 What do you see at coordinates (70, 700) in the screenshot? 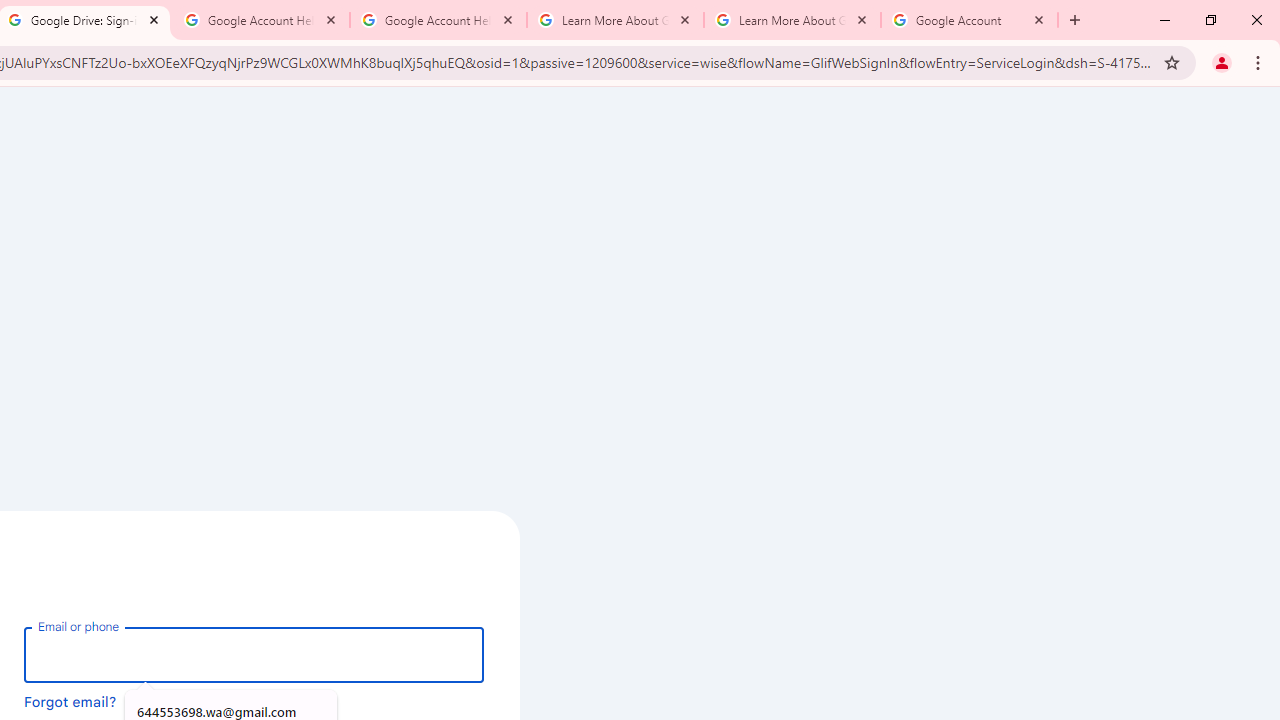
I see `'Forgot email?'` at bounding box center [70, 700].